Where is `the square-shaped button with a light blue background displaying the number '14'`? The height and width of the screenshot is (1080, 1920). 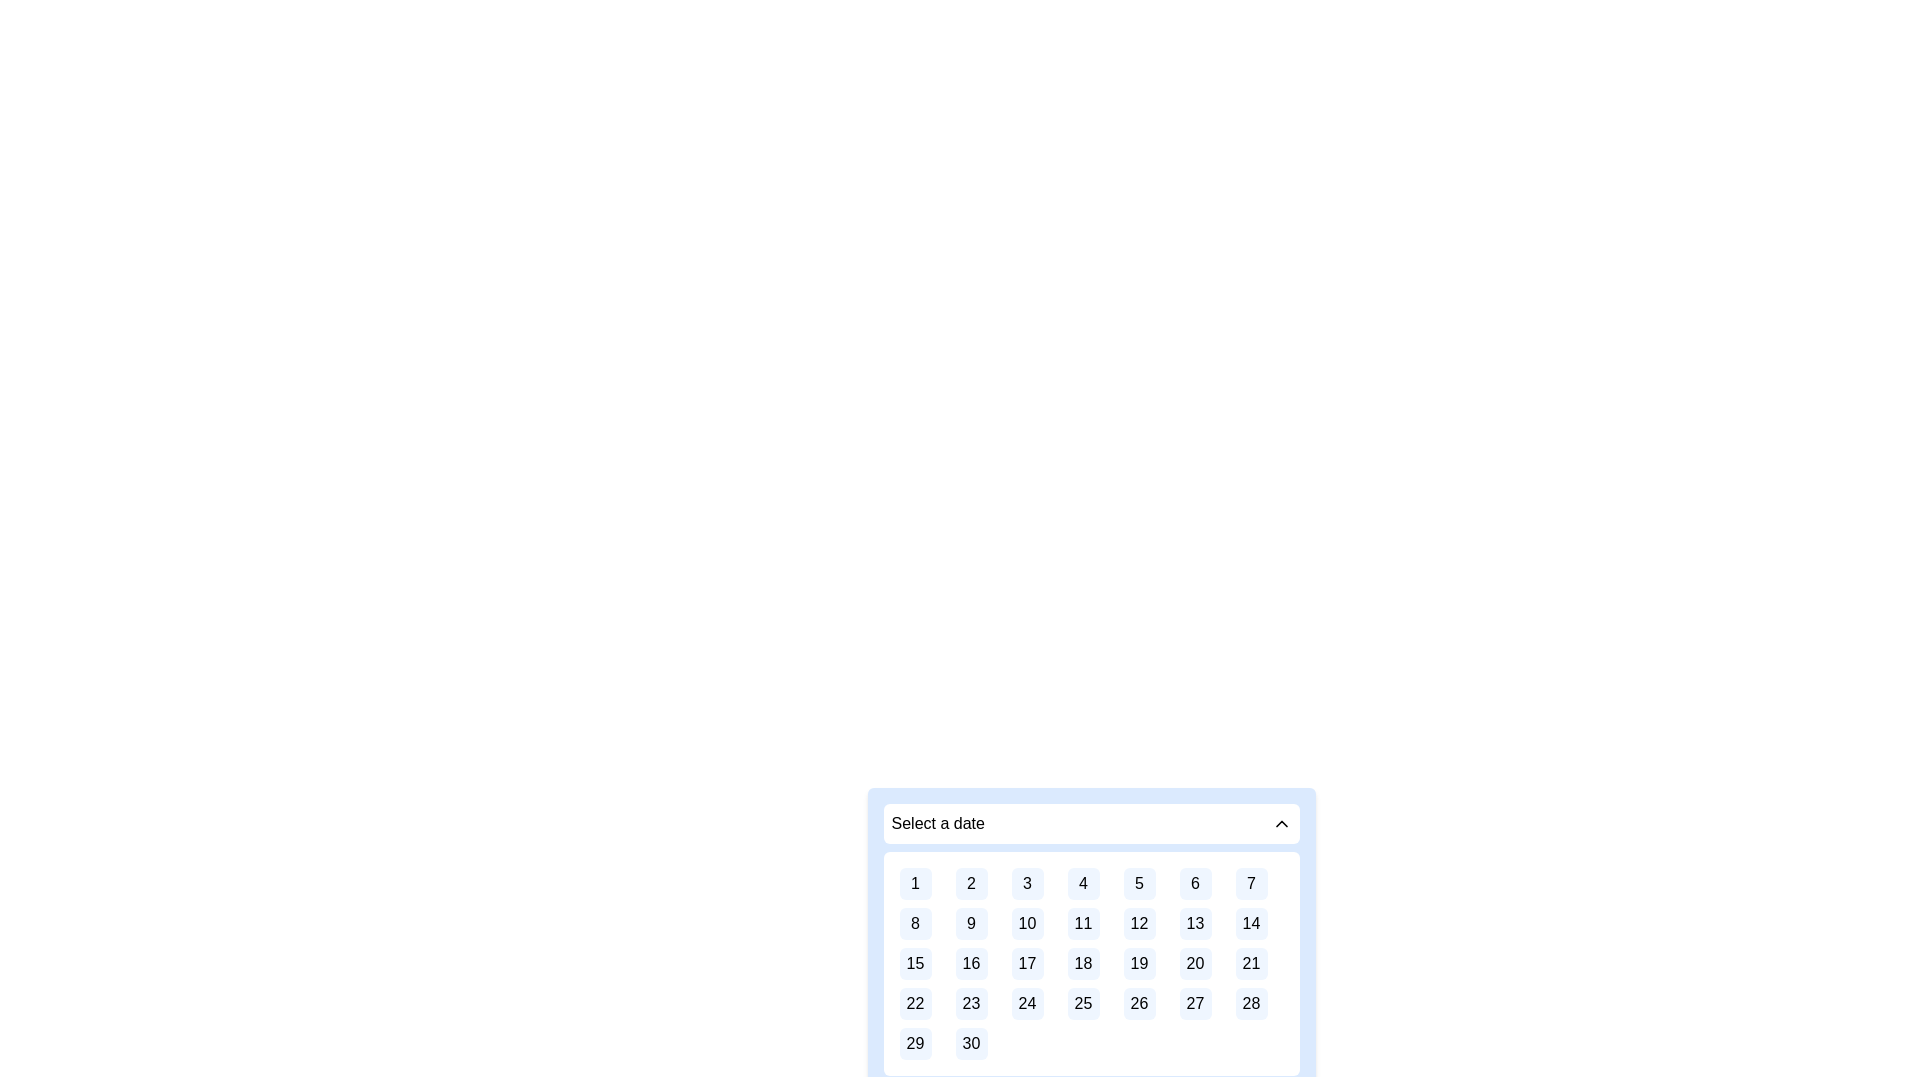
the square-shaped button with a light blue background displaying the number '14' is located at coordinates (1250, 924).